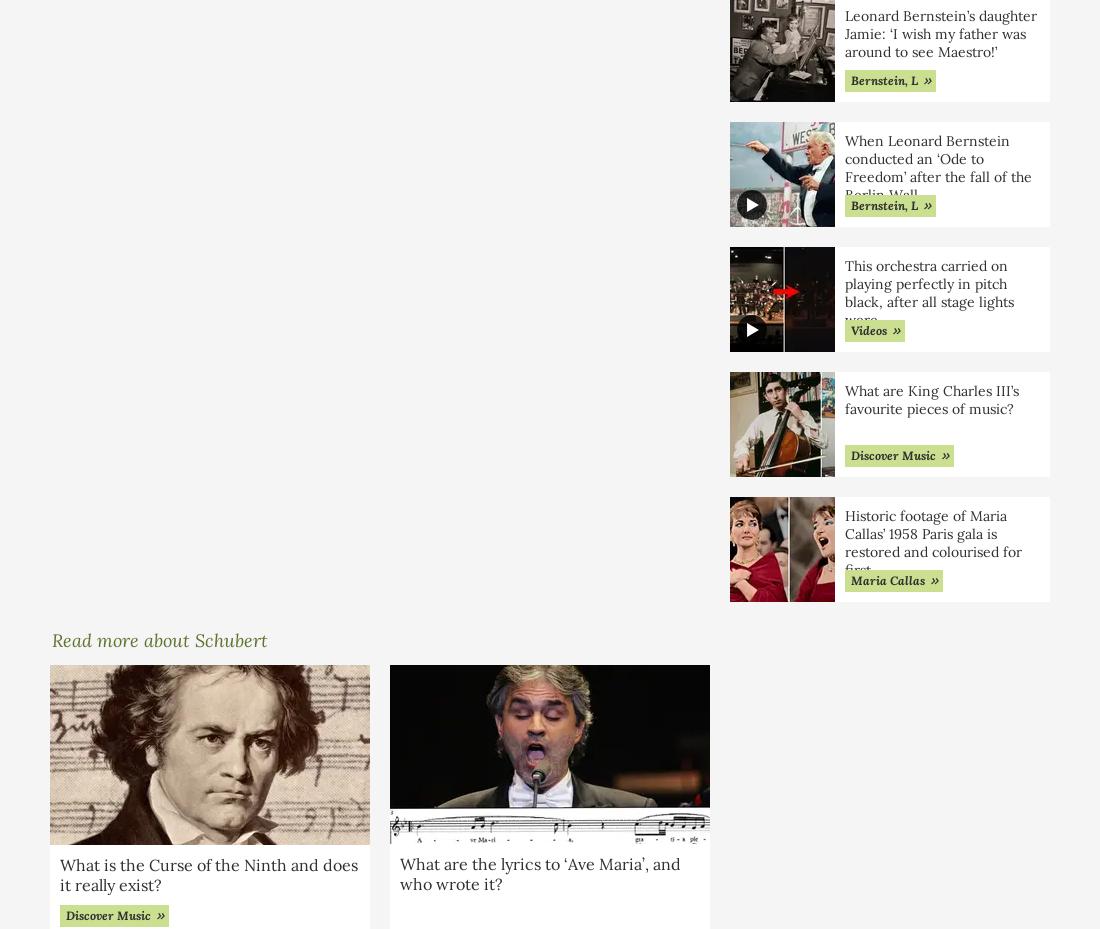 The image size is (1100, 929). Describe the element at coordinates (159, 638) in the screenshot. I see `'Read more about Schubert'` at that location.